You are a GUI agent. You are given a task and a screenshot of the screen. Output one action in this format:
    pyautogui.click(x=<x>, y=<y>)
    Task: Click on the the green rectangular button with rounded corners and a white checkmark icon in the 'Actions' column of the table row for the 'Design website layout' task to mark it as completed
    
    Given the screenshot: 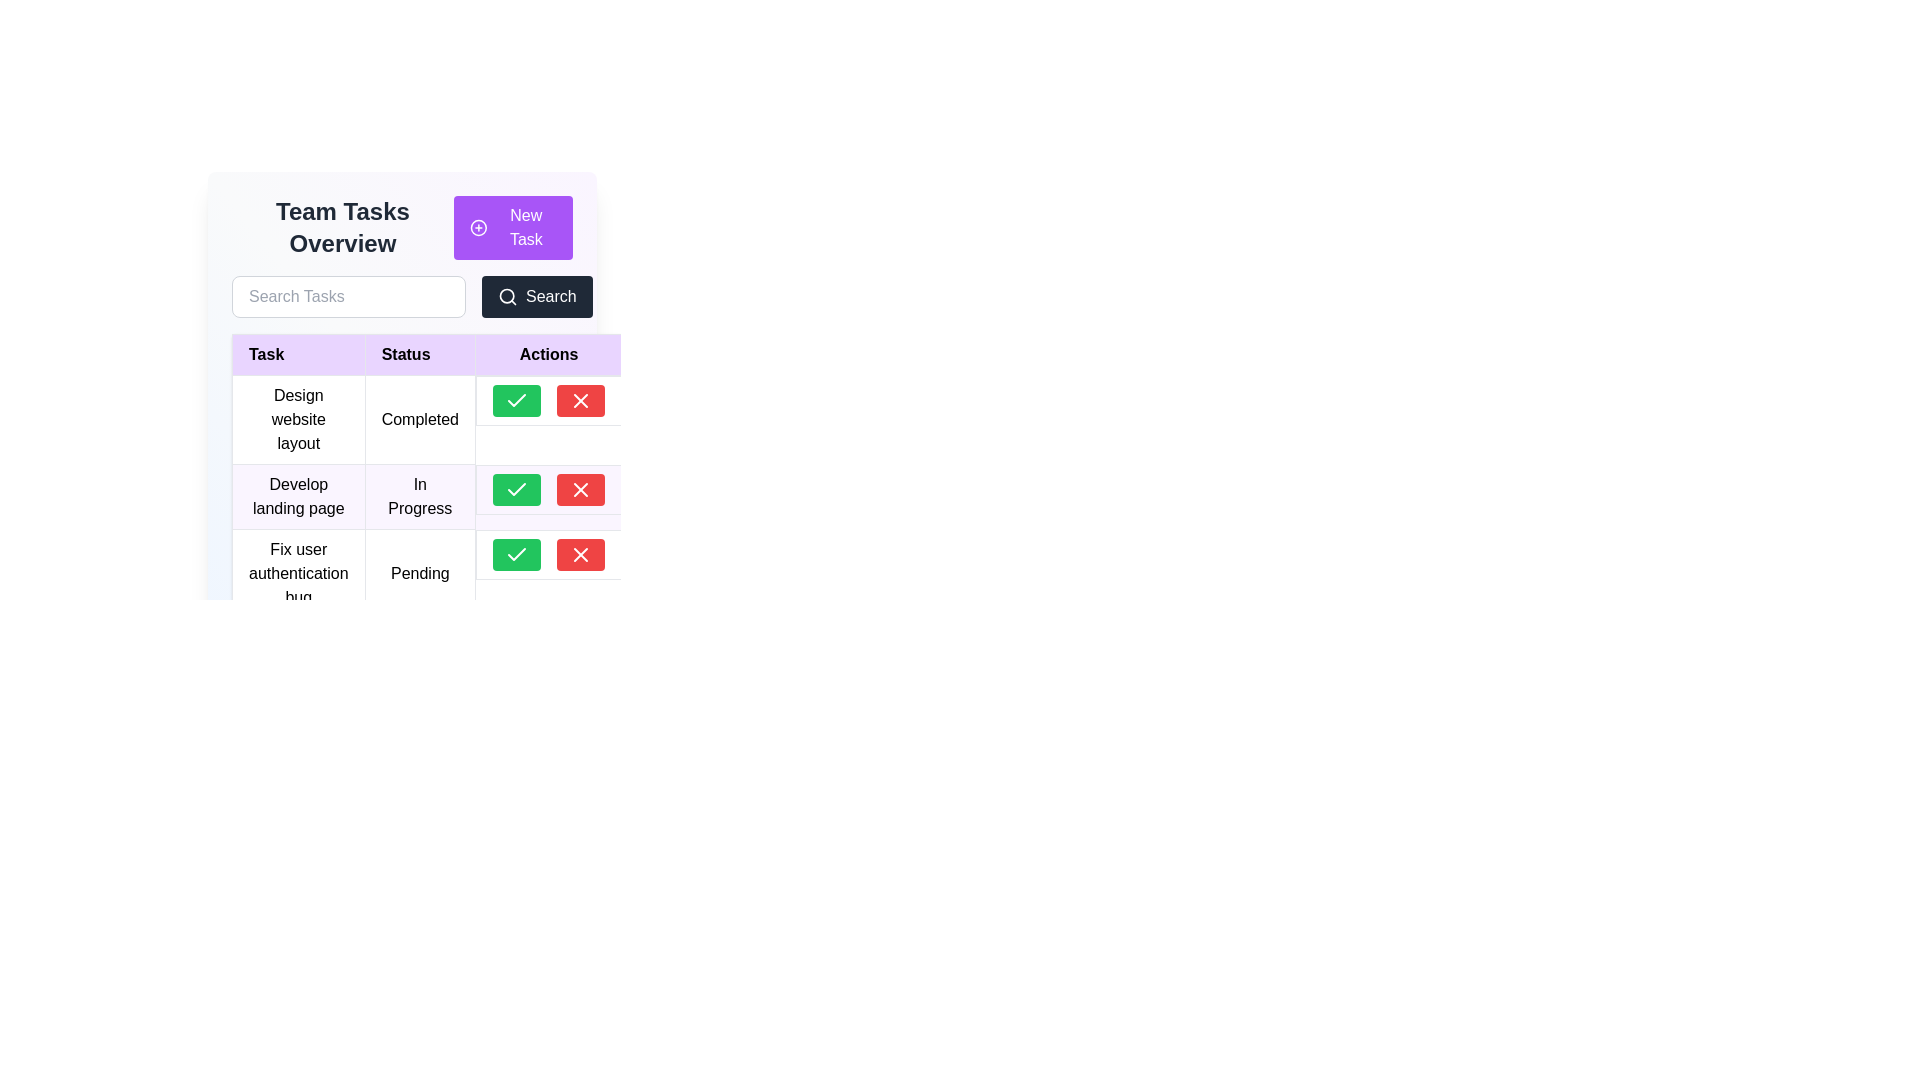 What is the action you would take?
    pyautogui.click(x=517, y=401)
    